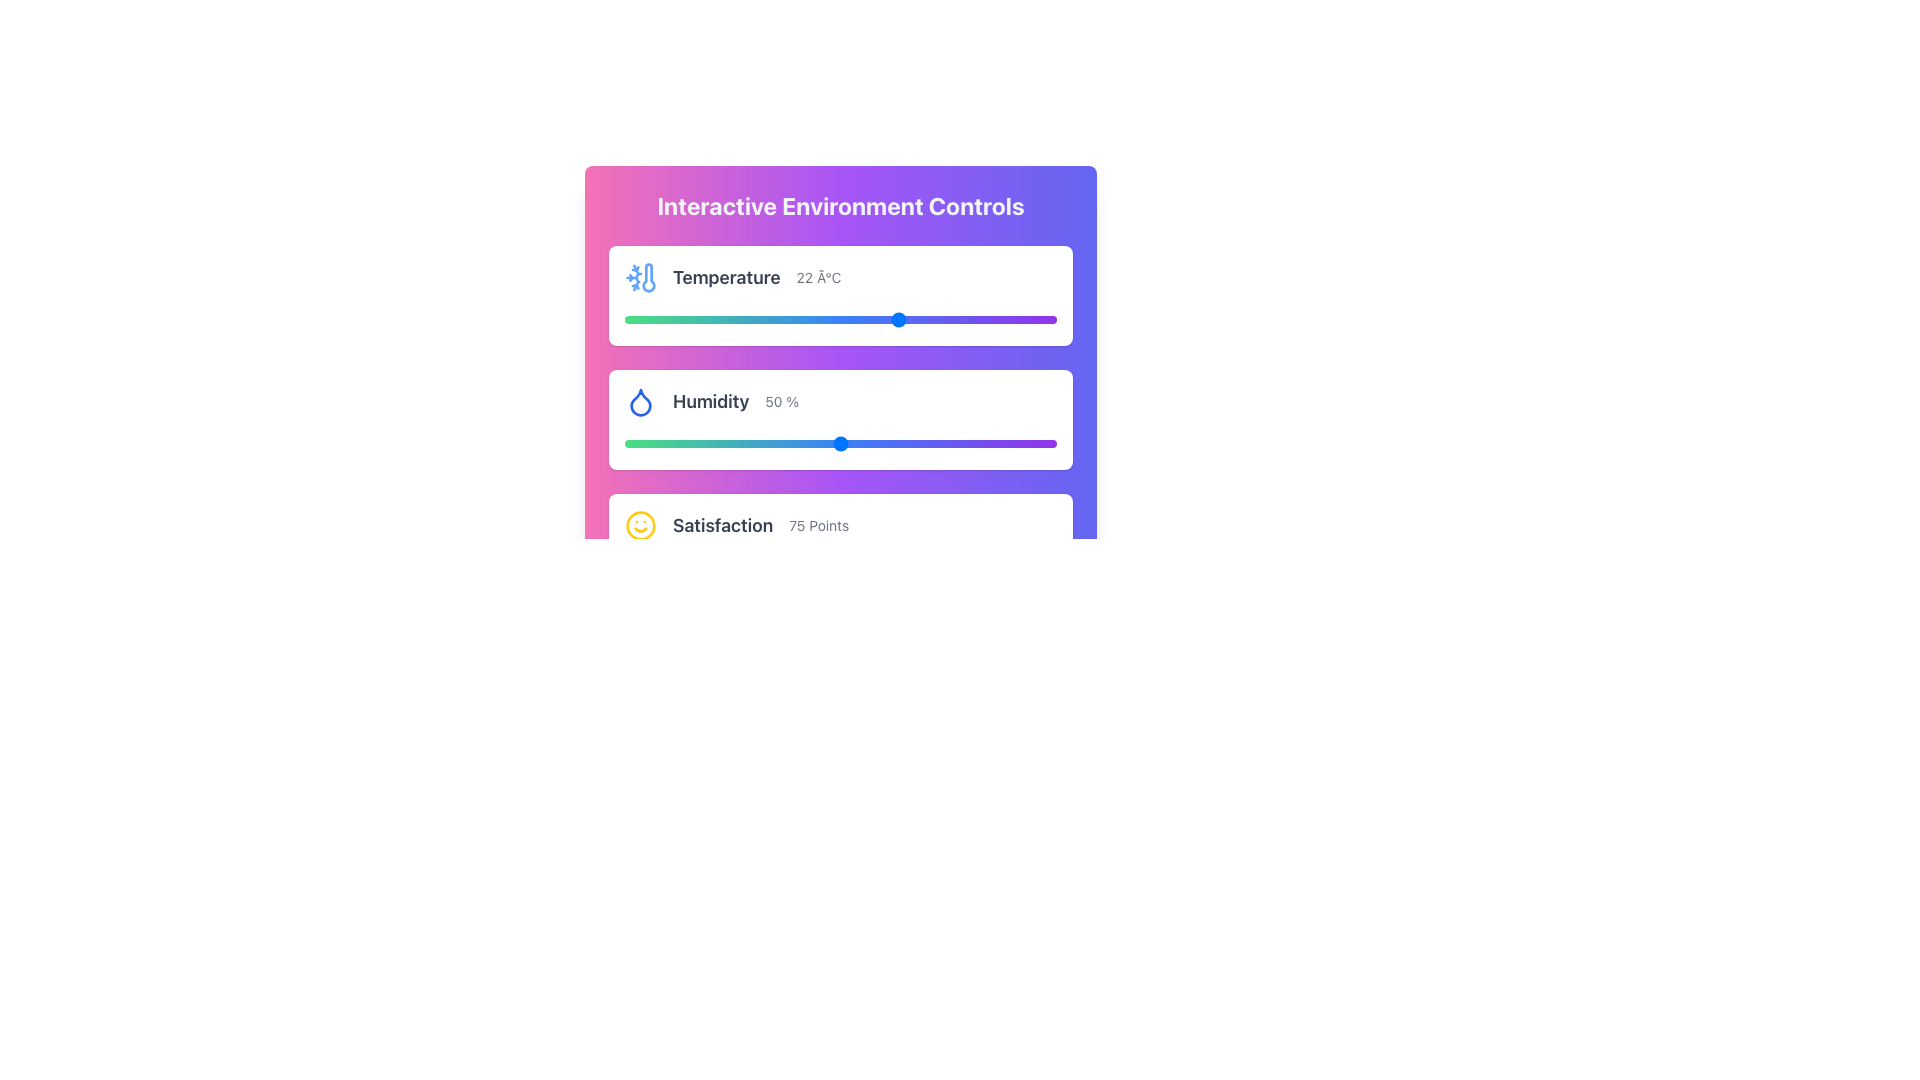 Image resolution: width=1920 pixels, height=1080 pixels. What do you see at coordinates (1013, 442) in the screenshot?
I see `humidity` at bounding box center [1013, 442].